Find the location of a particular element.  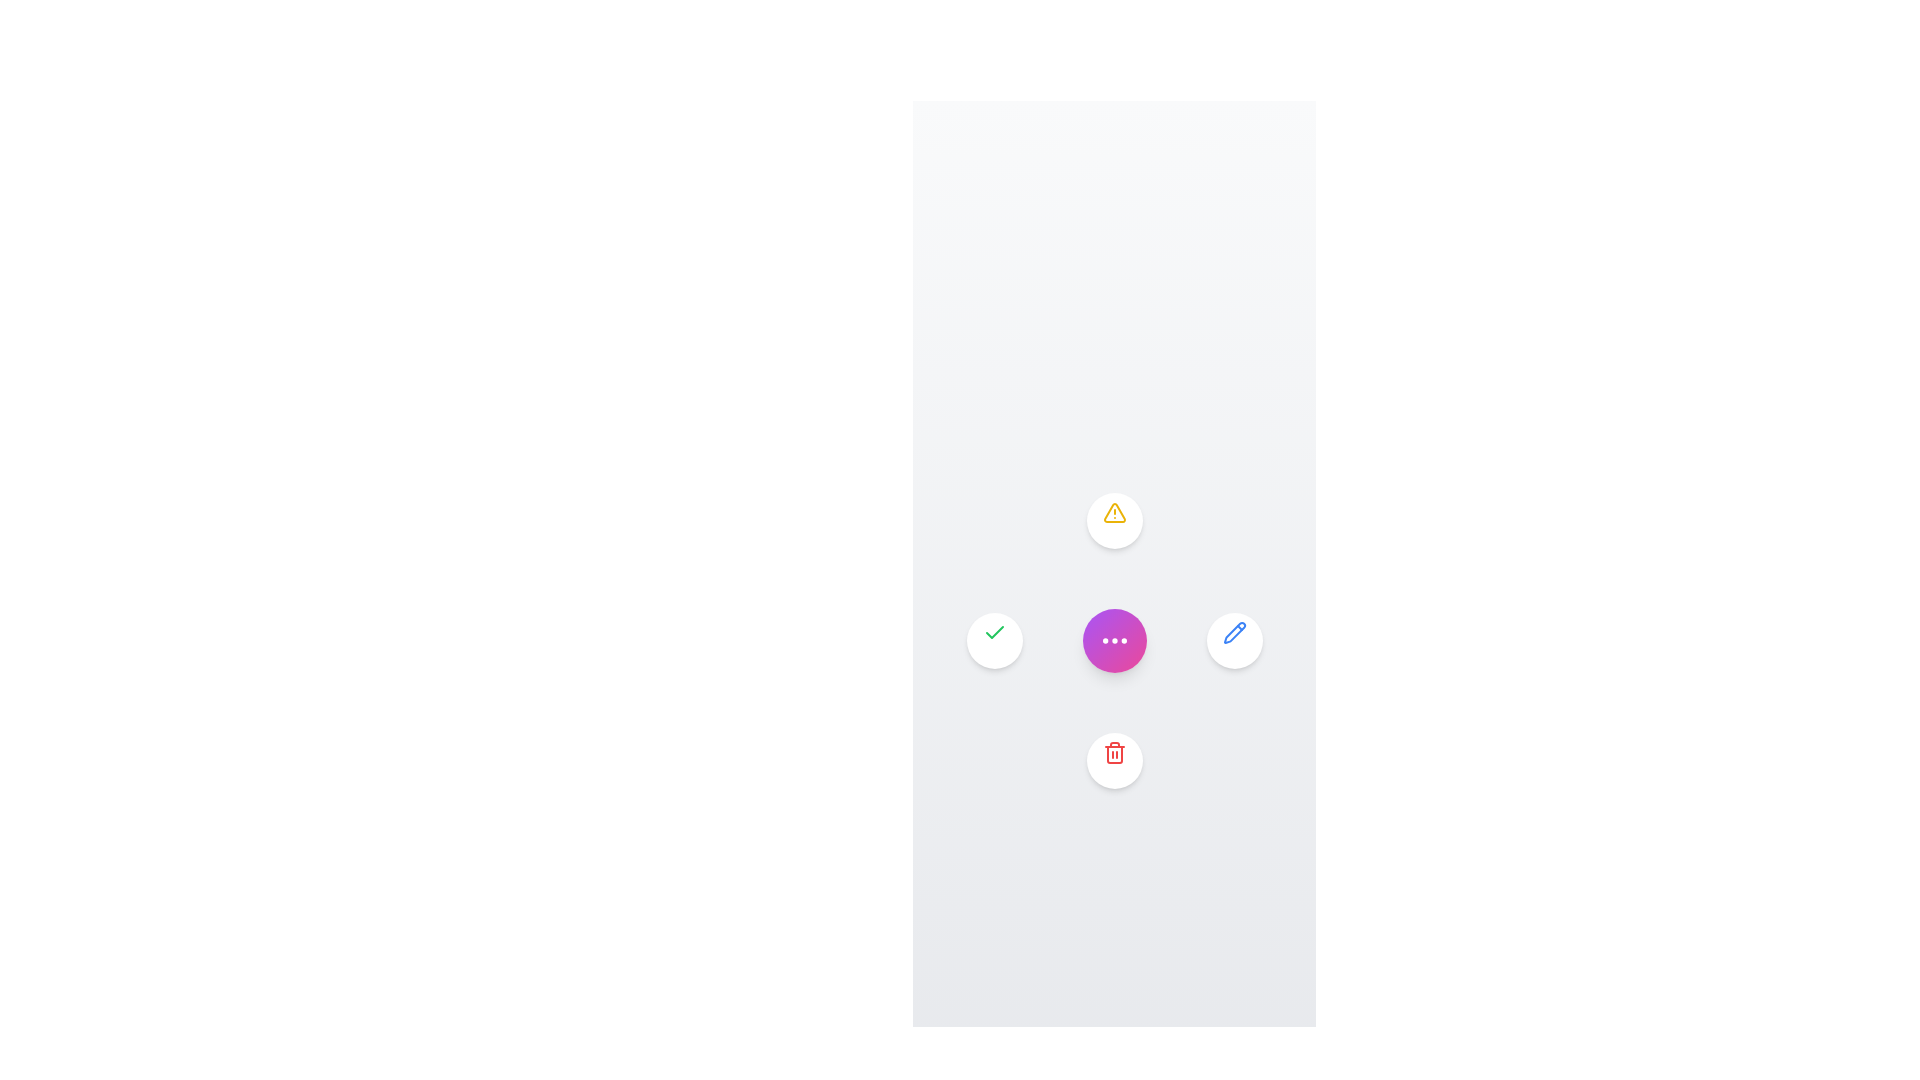

the central button to toggle the radial menu is located at coordinates (1113, 640).